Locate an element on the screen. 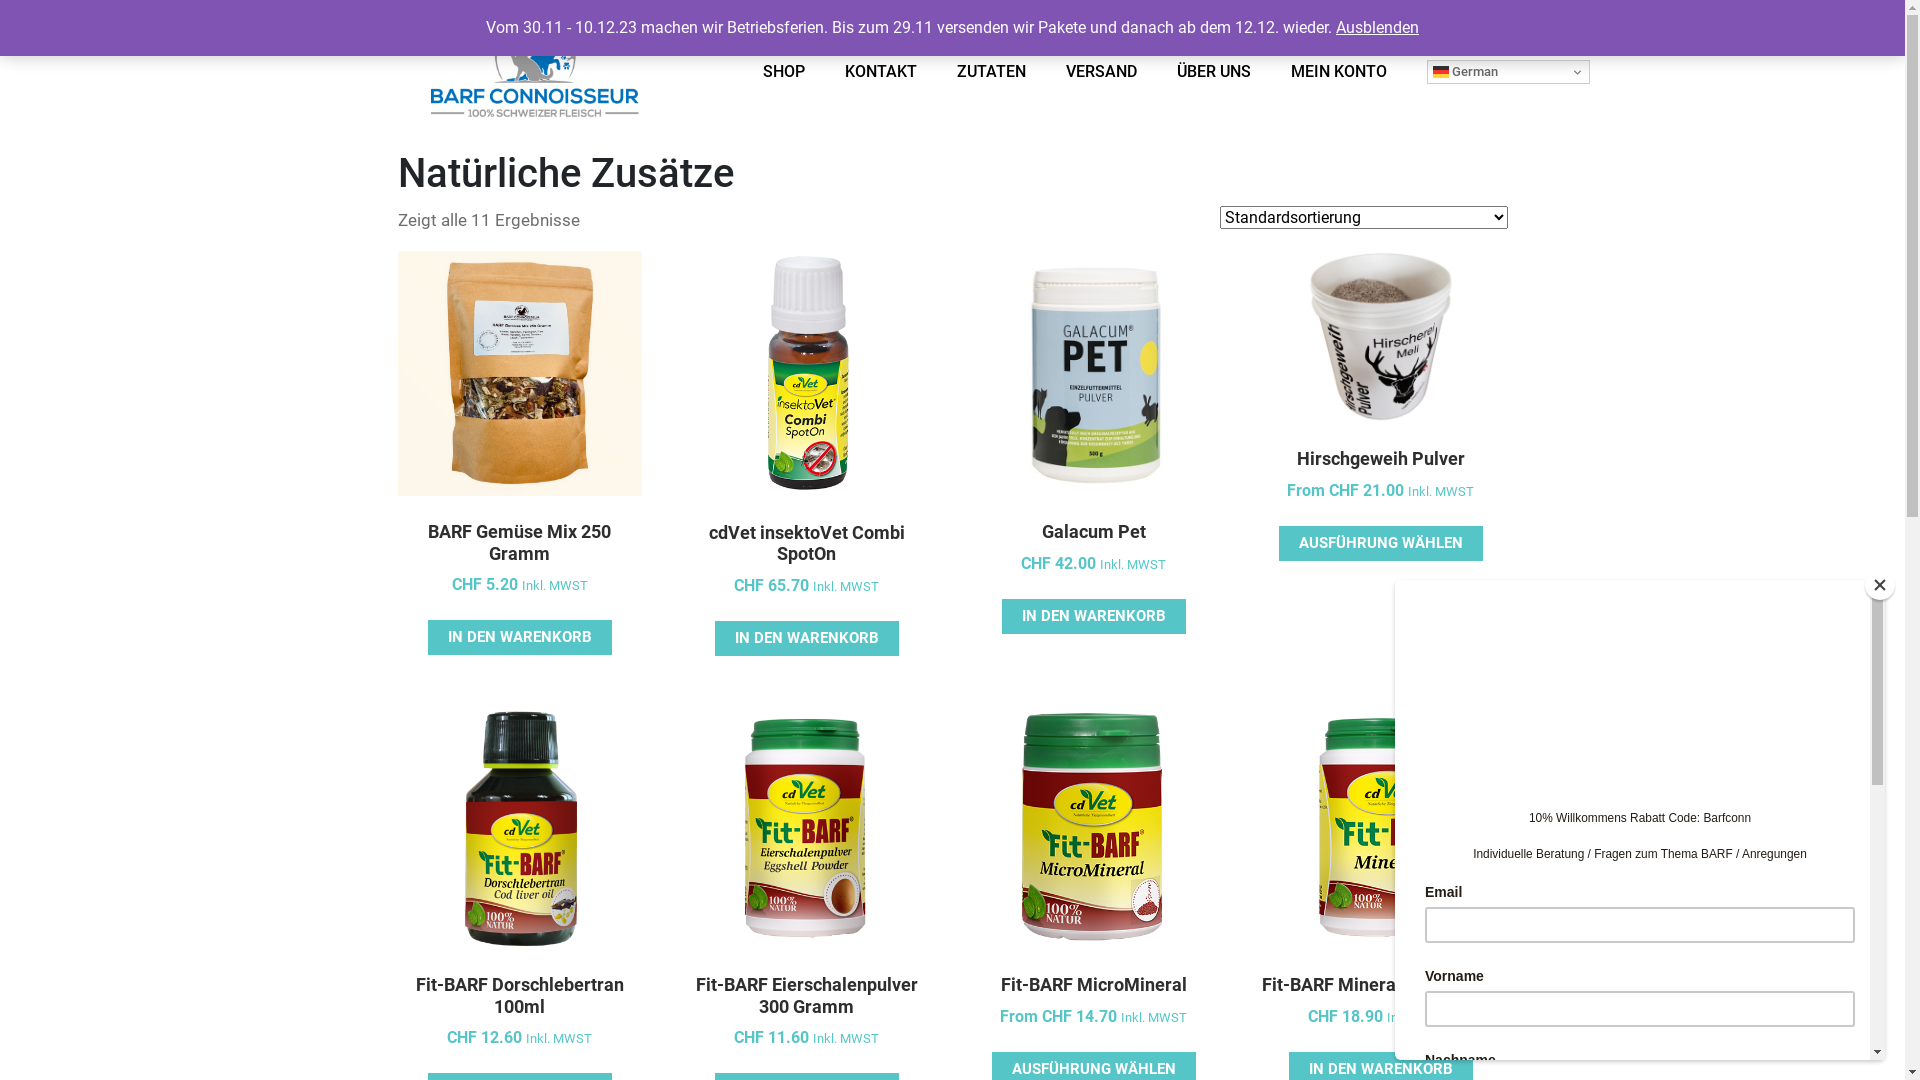  'logo' is located at coordinates (532, 77).